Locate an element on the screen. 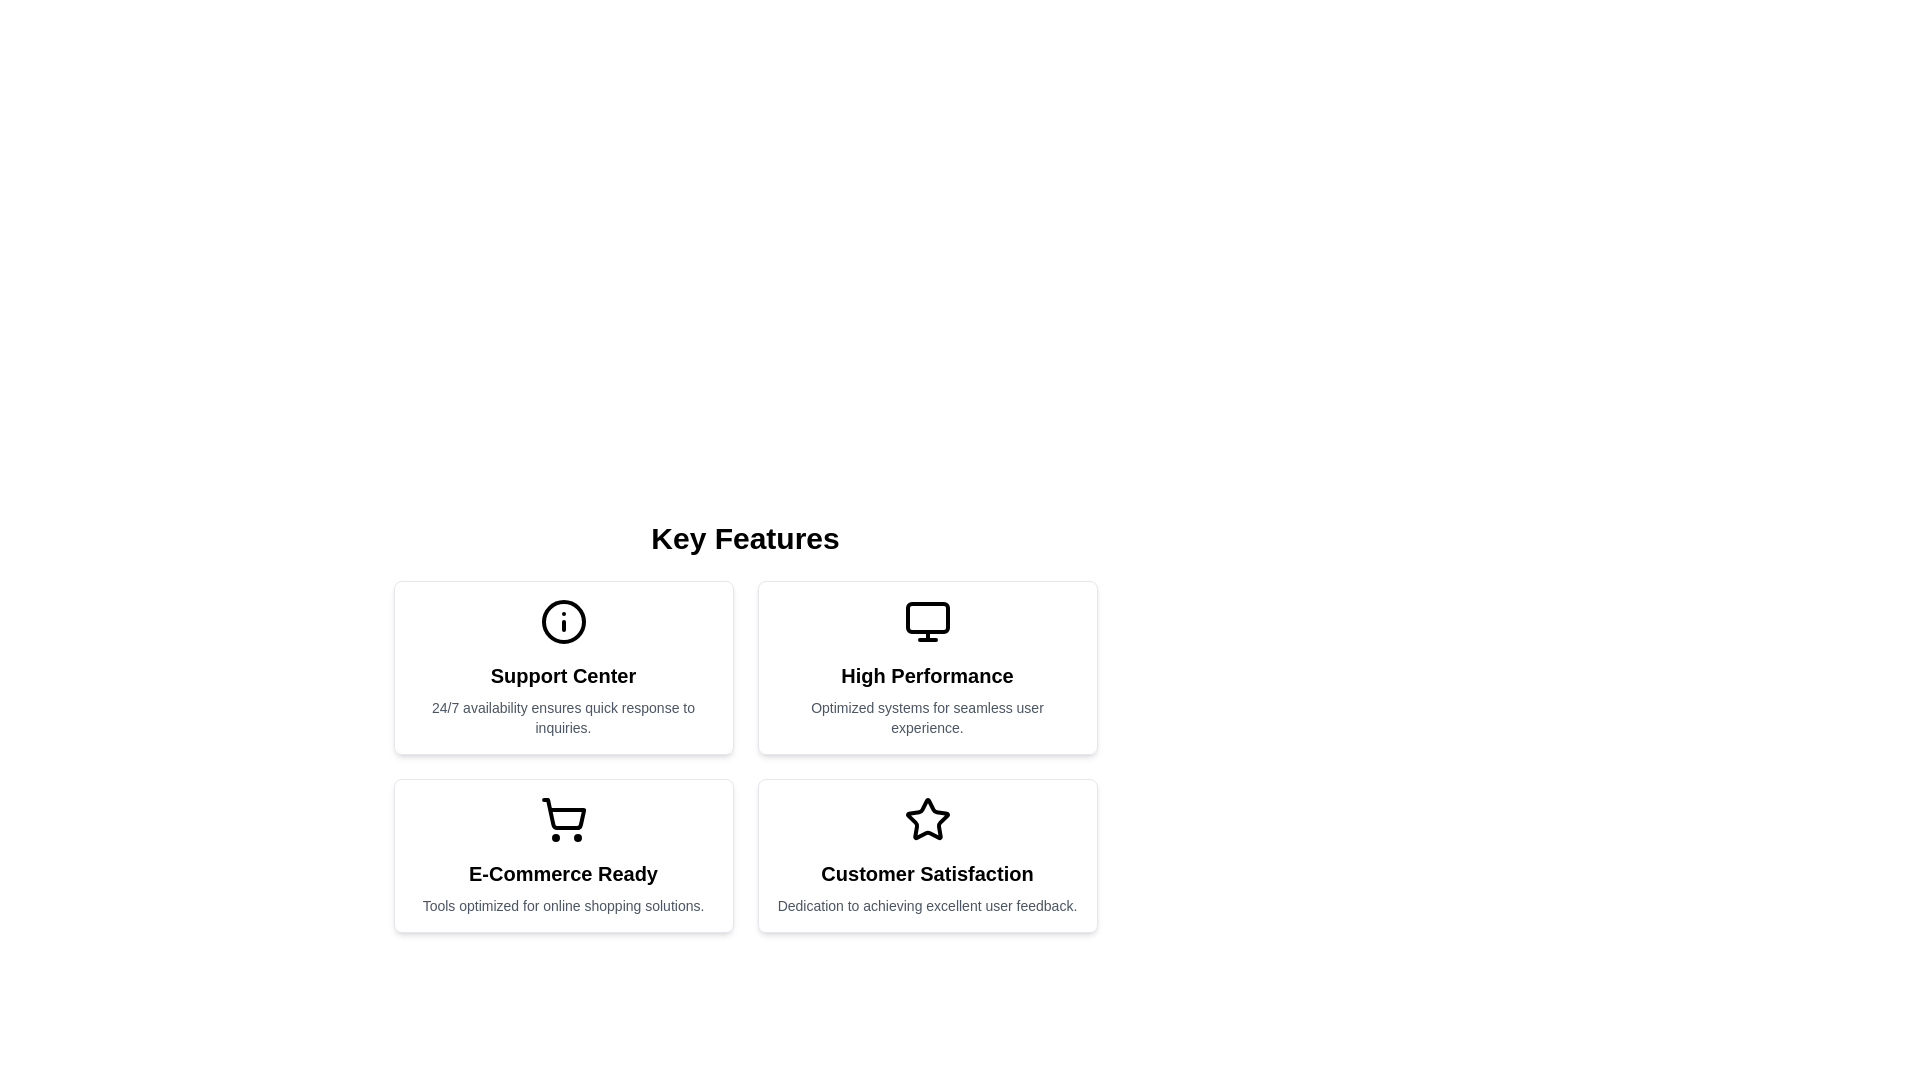 Image resolution: width=1920 pixels, height=1080 pixels. the e-commerce shopping icon located at the top of the 'E-Commerce Ready' card is located at coordinates (562, 814).